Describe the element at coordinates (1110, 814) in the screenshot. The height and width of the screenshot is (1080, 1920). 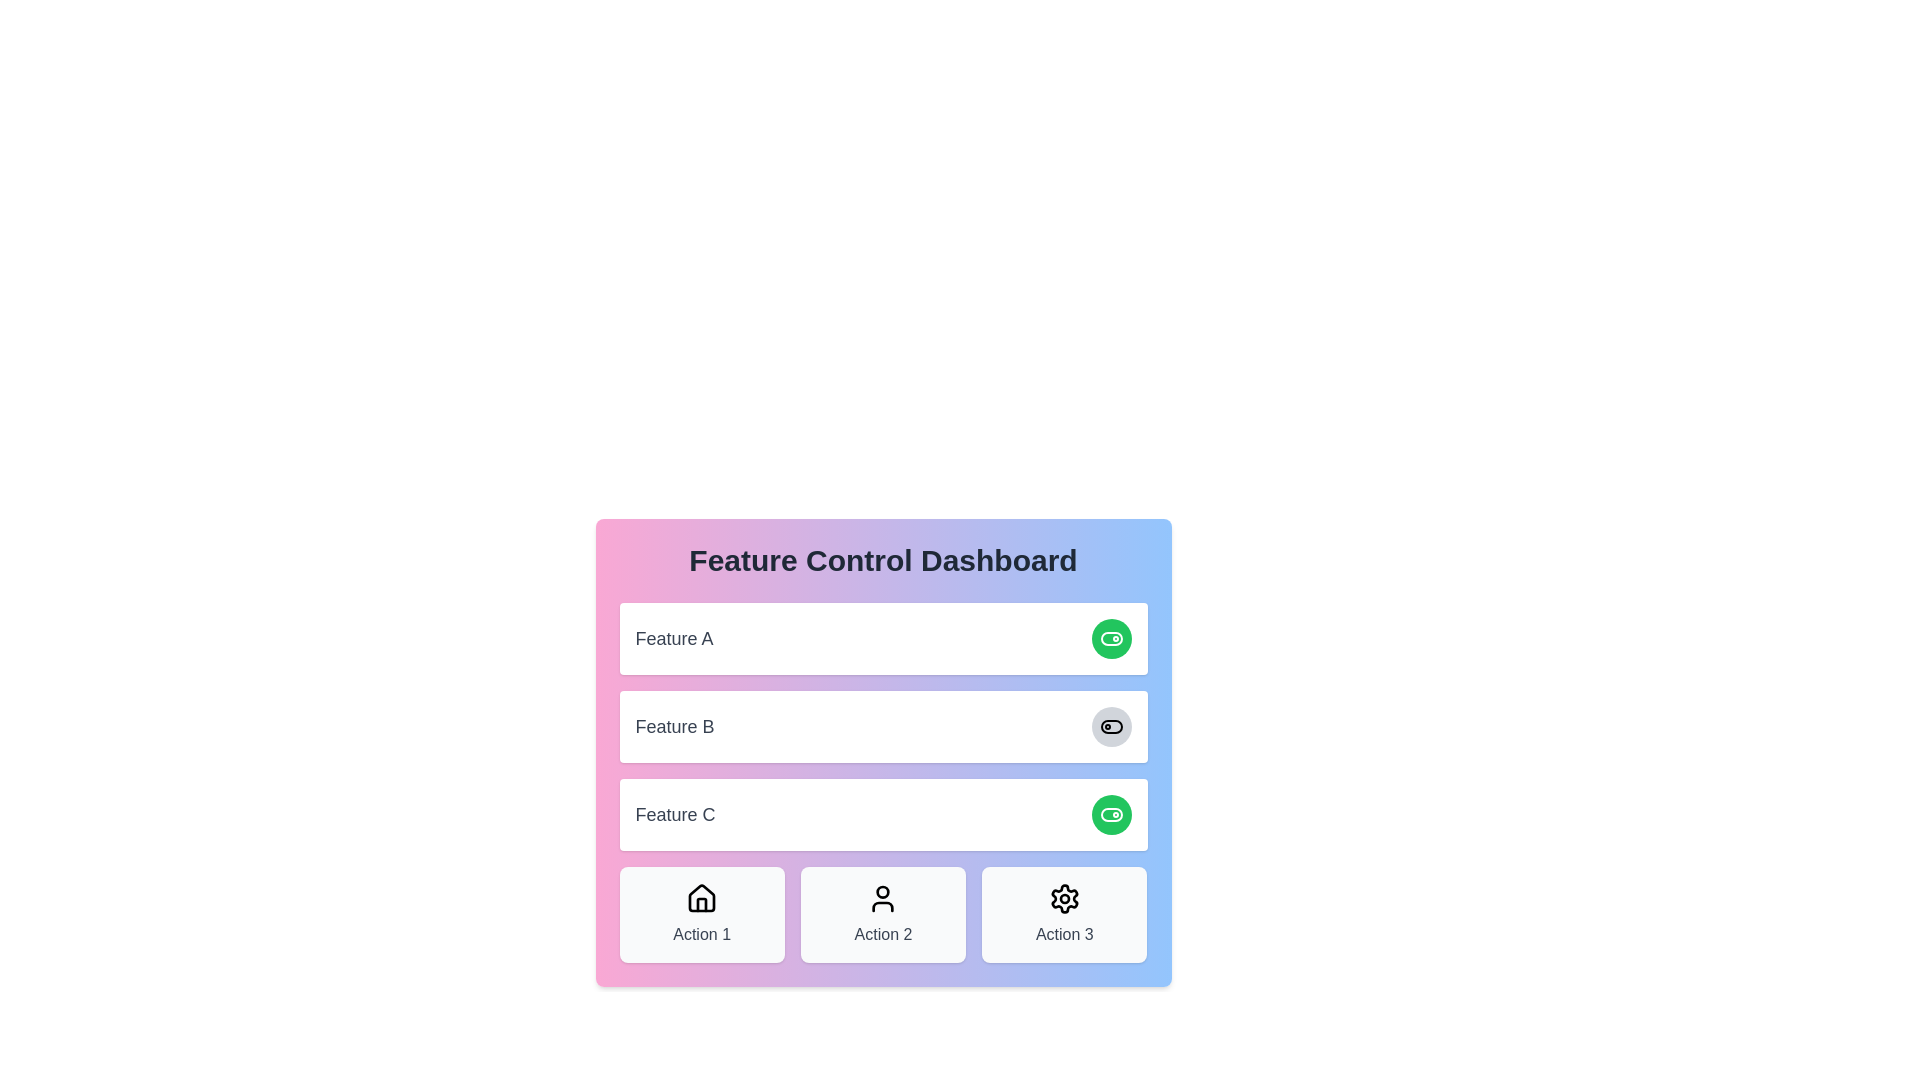
I see `the green circular toggle button with a white icon next to 'Feature C' in the Feature Control Dashboard to change its state` at that location.